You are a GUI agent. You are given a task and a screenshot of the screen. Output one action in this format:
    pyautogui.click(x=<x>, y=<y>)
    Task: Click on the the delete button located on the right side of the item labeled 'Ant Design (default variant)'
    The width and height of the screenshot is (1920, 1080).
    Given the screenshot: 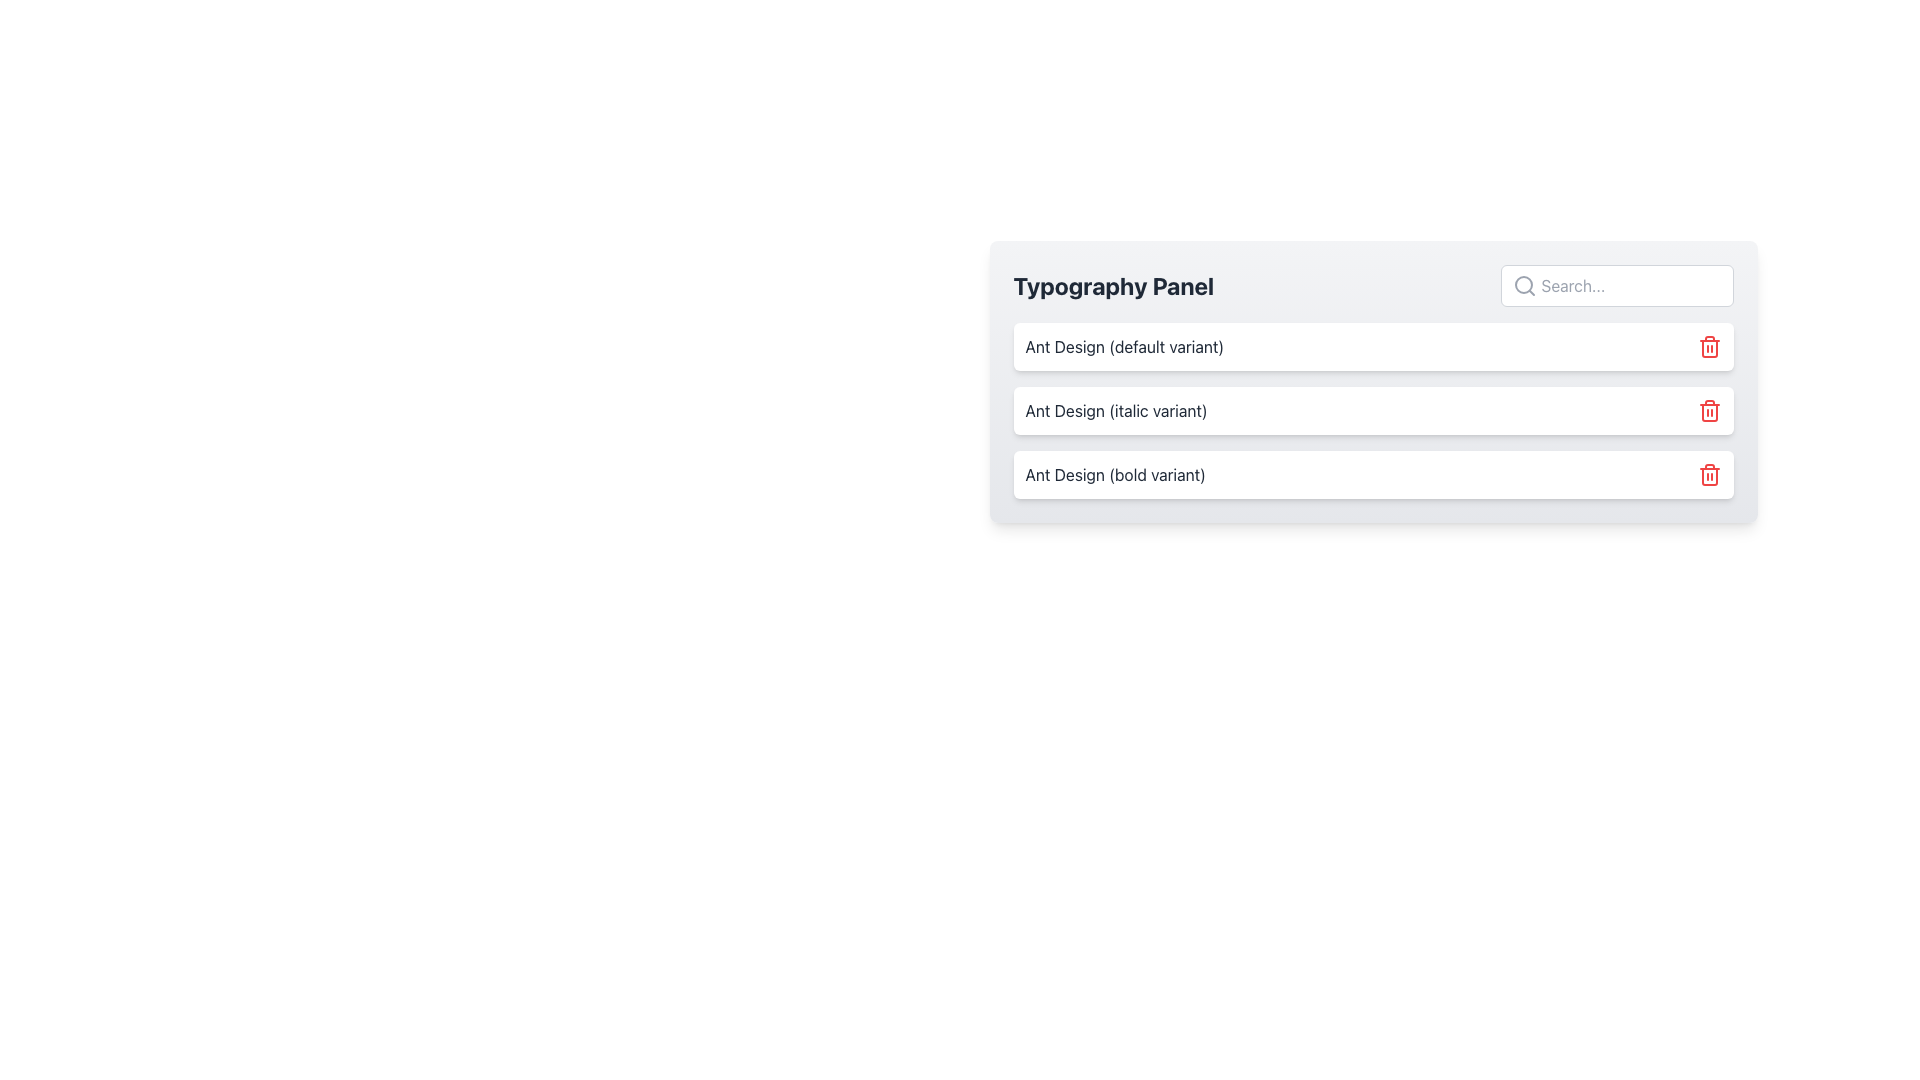 What is the action you would take?
    pyautogui.click(x=1708, y=346)
    